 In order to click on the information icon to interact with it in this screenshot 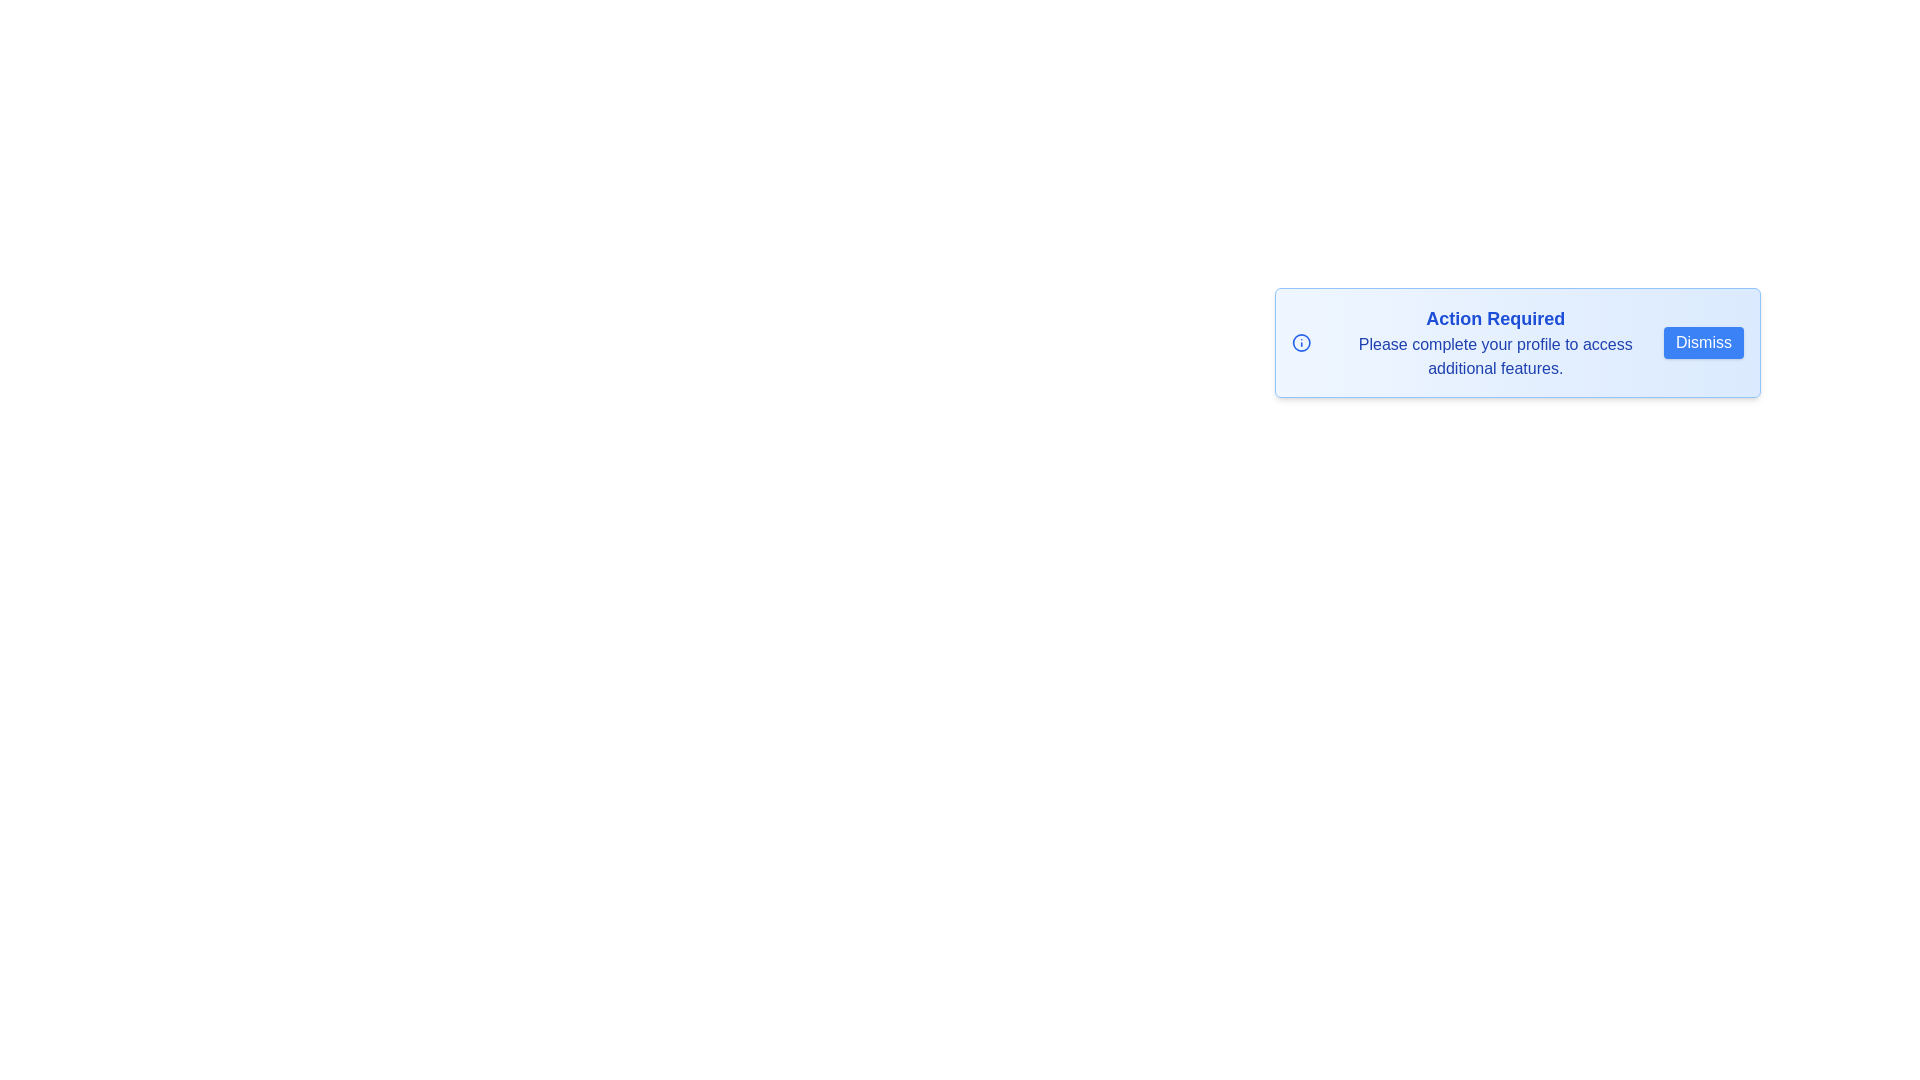, I will do `click(1300, 342)`.